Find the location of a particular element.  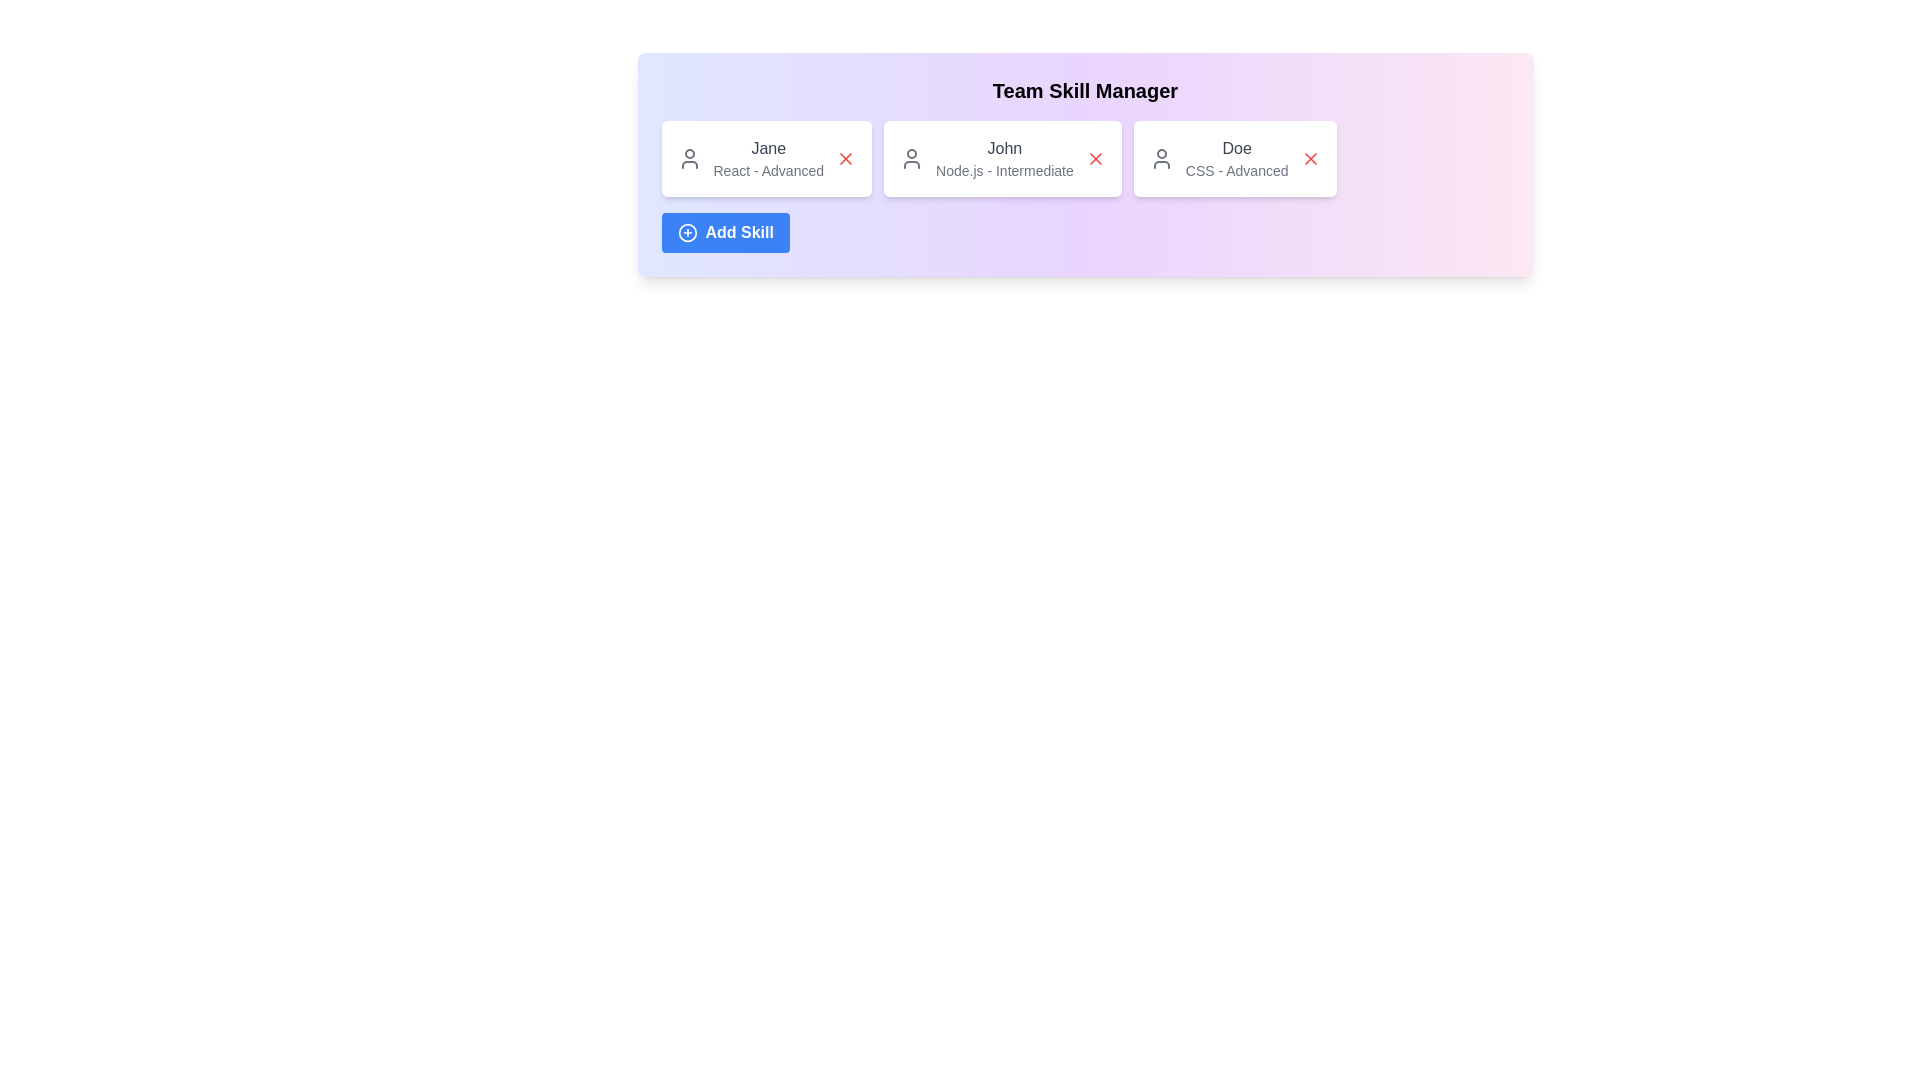

the skill card for React - Advanced to select it is located at coordinates (765, 157).